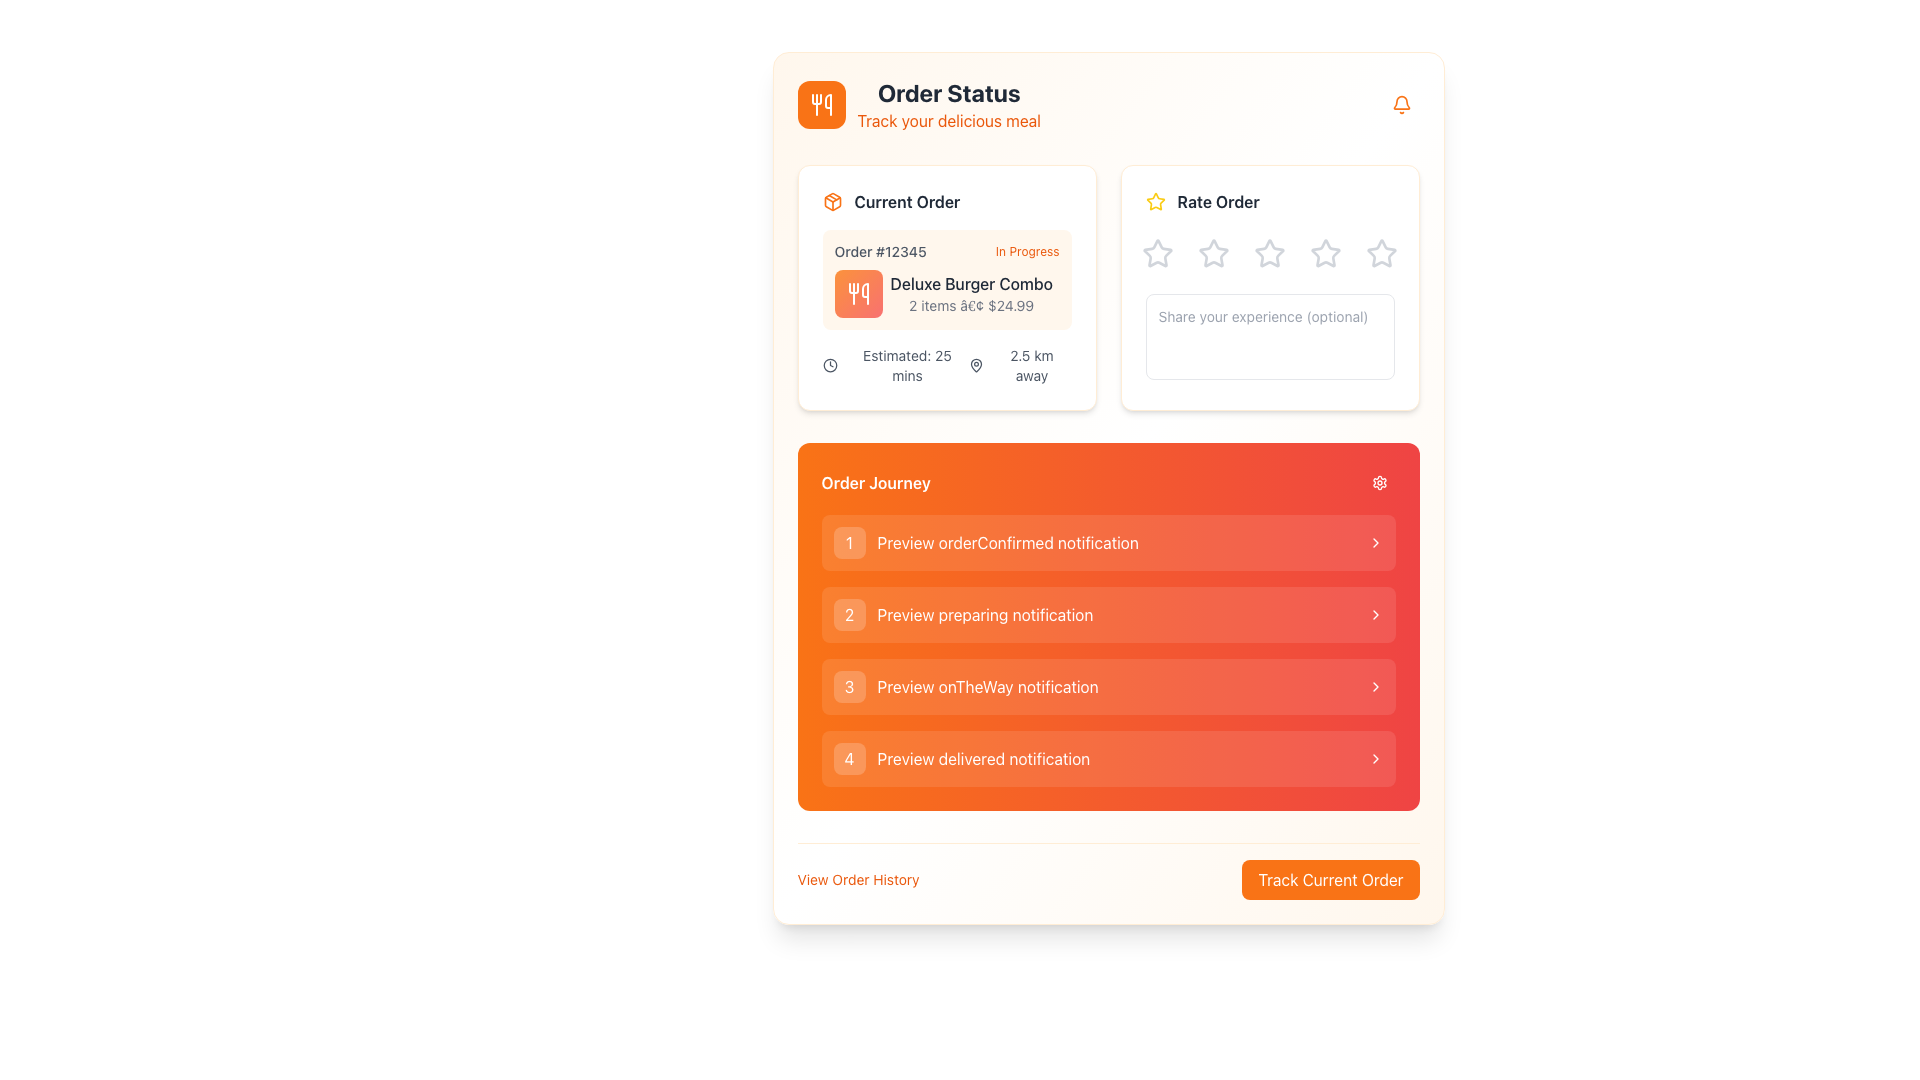  What do you see at coordinates (1400, 104) in the screenshot?
I see `the orange bell icon in the header section on the far right side` at bounding box center [1400, 104].